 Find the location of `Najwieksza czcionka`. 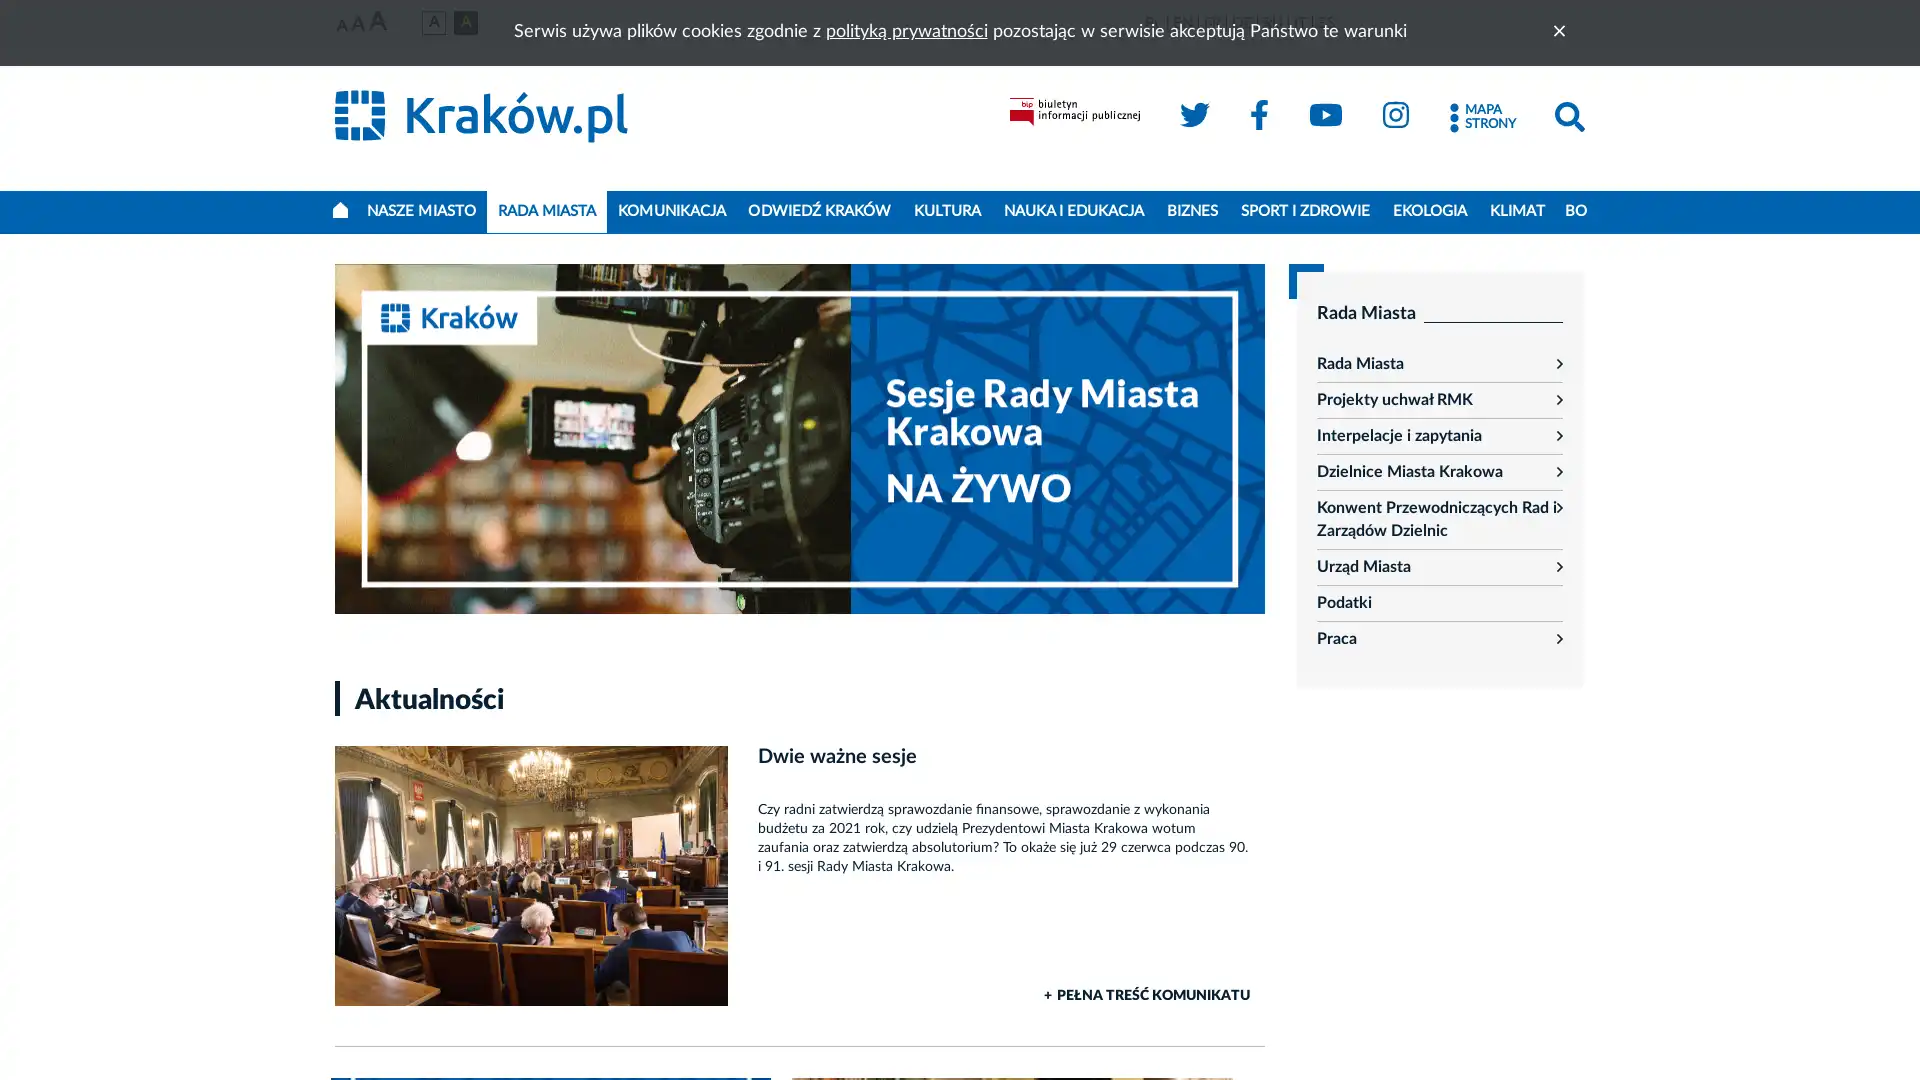

Najwieksza czcionka is located at coordinates (377, 22).